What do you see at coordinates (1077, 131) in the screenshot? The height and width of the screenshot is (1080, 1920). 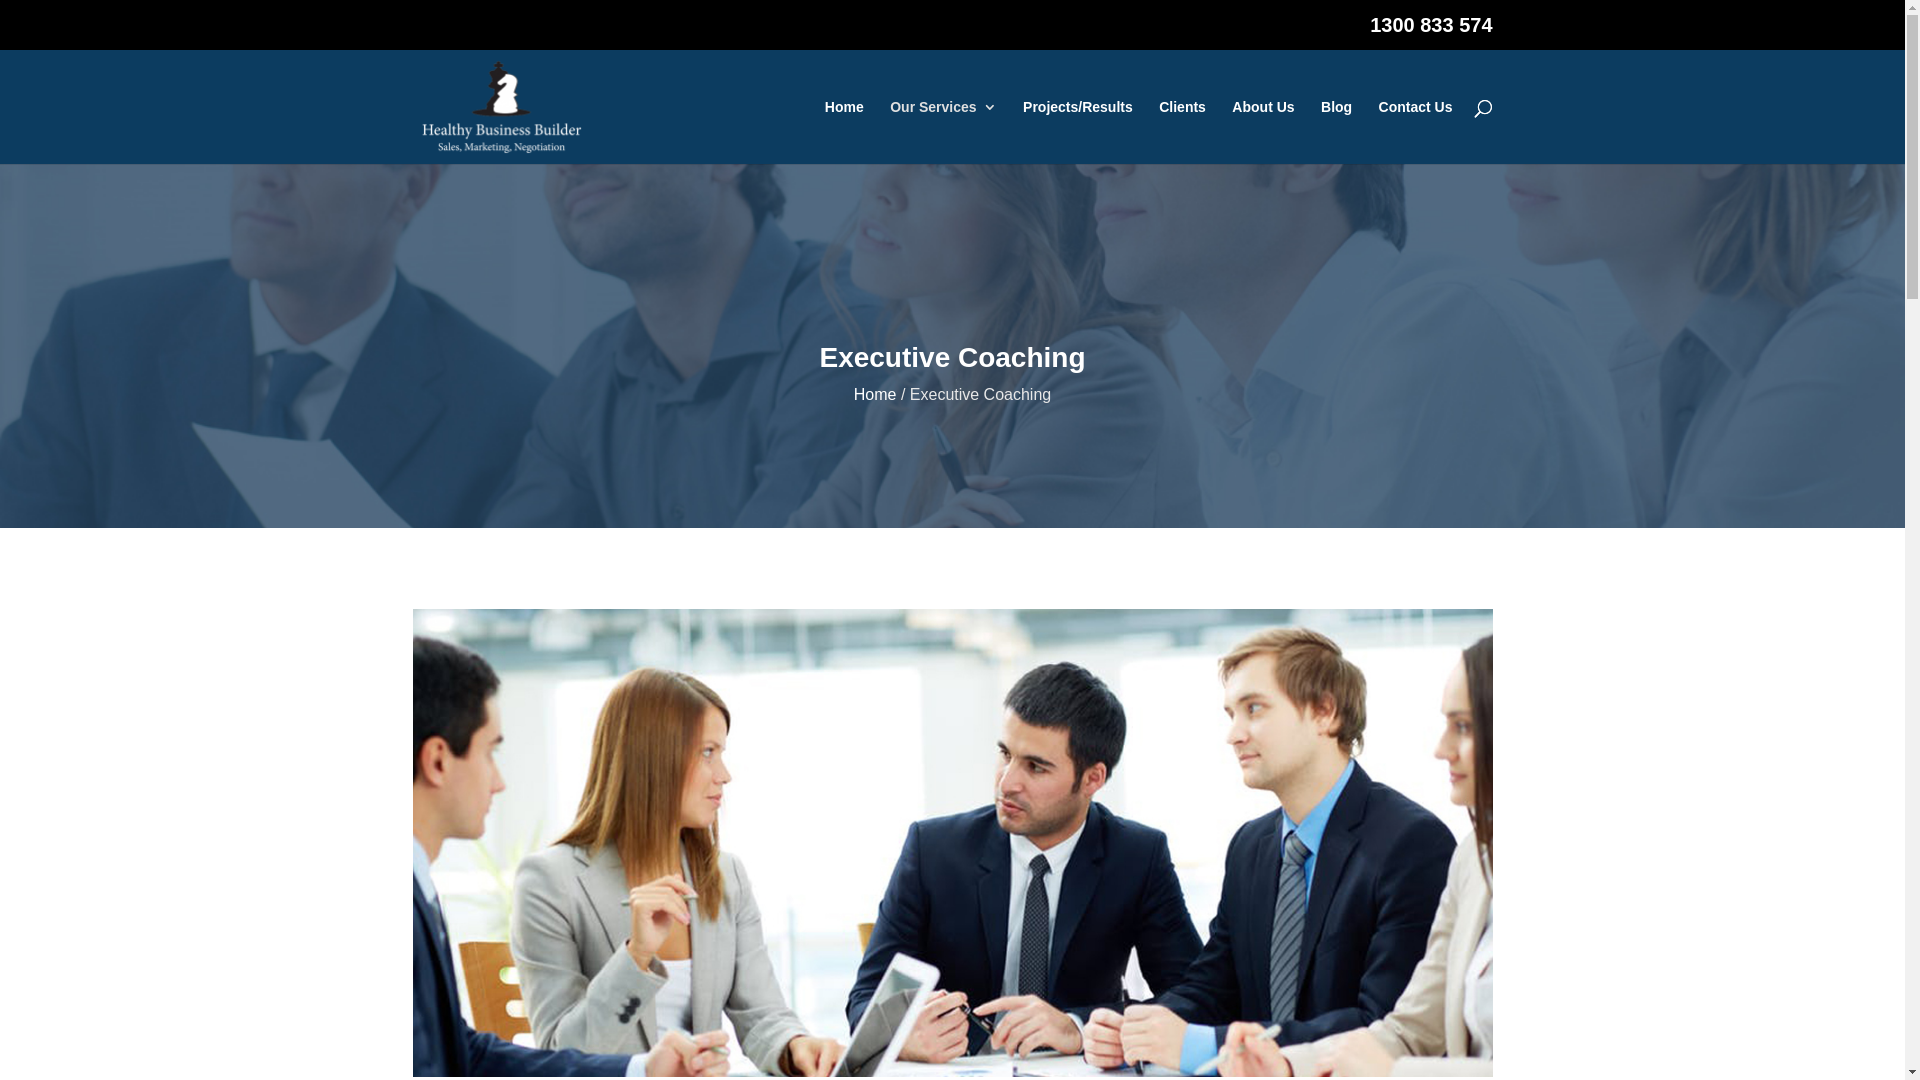 I see `'Projects/Results'` at bounding box center [1077, 131].